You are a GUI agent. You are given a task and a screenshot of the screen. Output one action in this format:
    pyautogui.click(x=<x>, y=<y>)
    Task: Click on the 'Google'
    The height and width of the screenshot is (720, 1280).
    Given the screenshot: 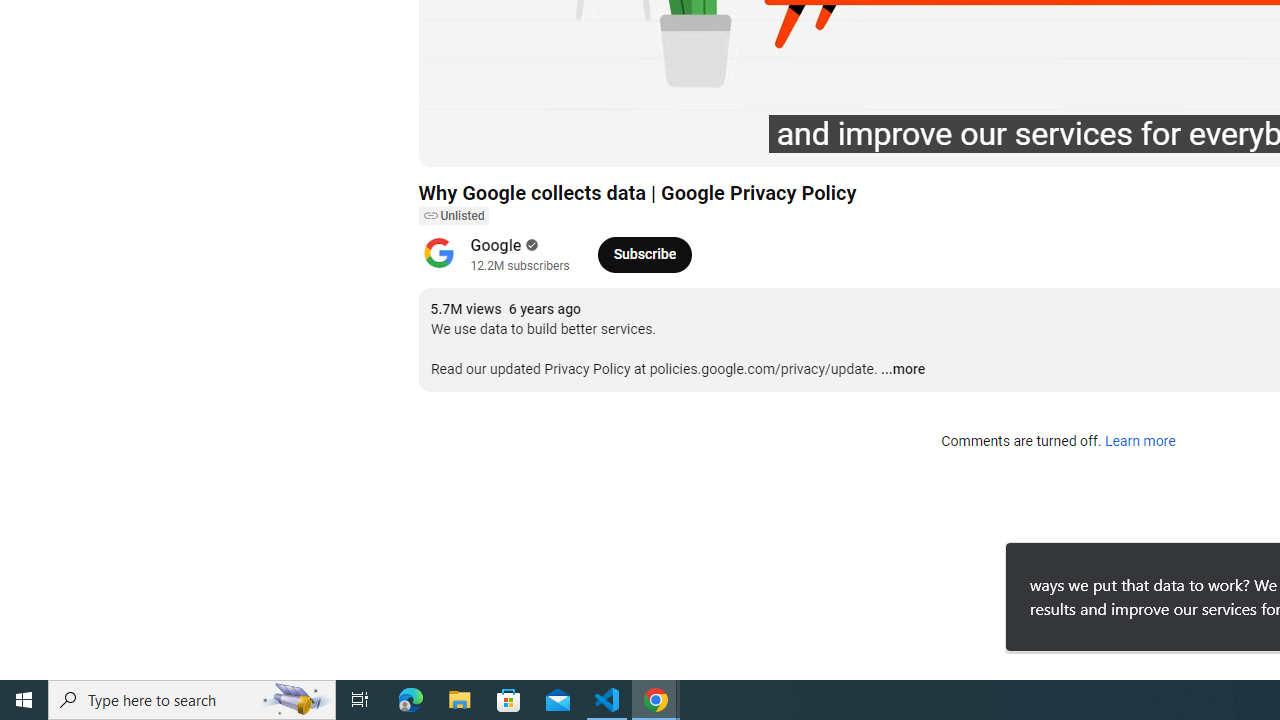 What is the action you would take?
    pyautogui.click(x=496, y=244)
    